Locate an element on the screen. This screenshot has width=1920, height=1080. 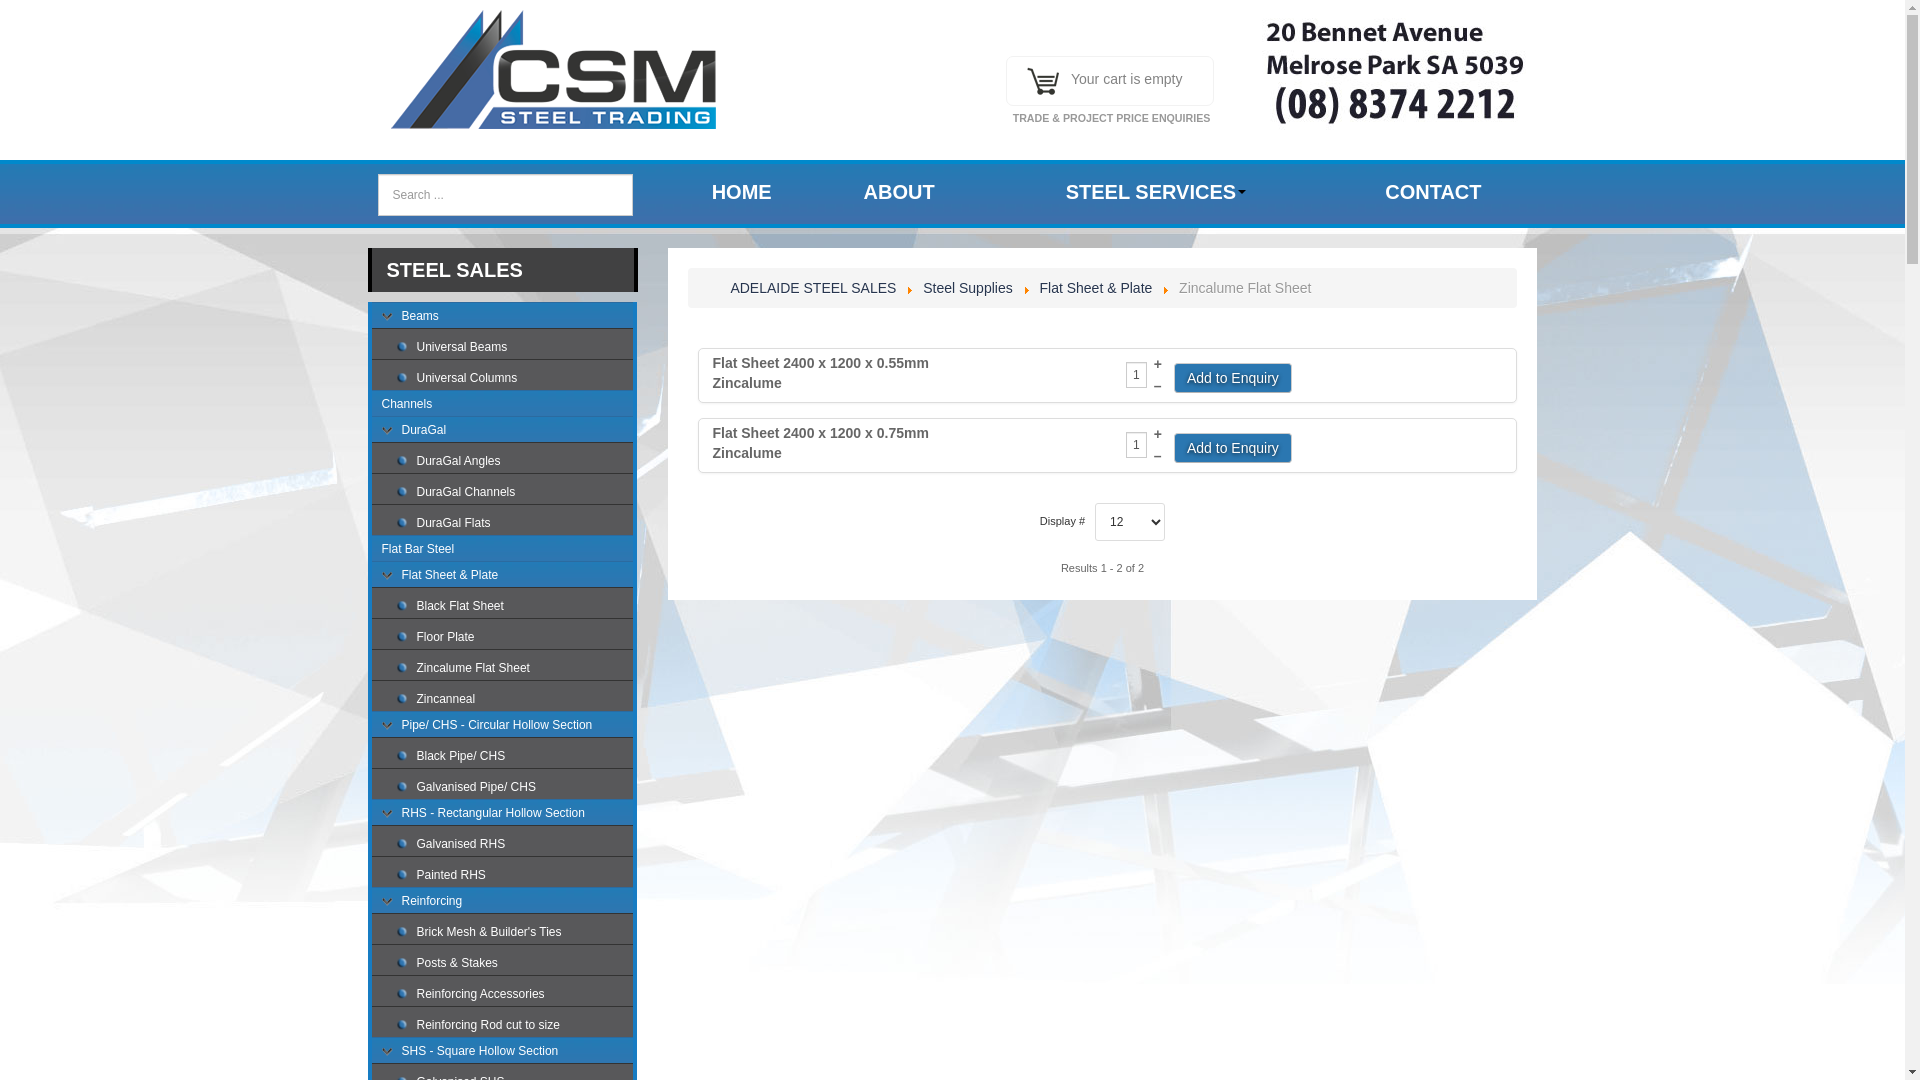
'Steel Supplies' is located at coordinates (968, 288).